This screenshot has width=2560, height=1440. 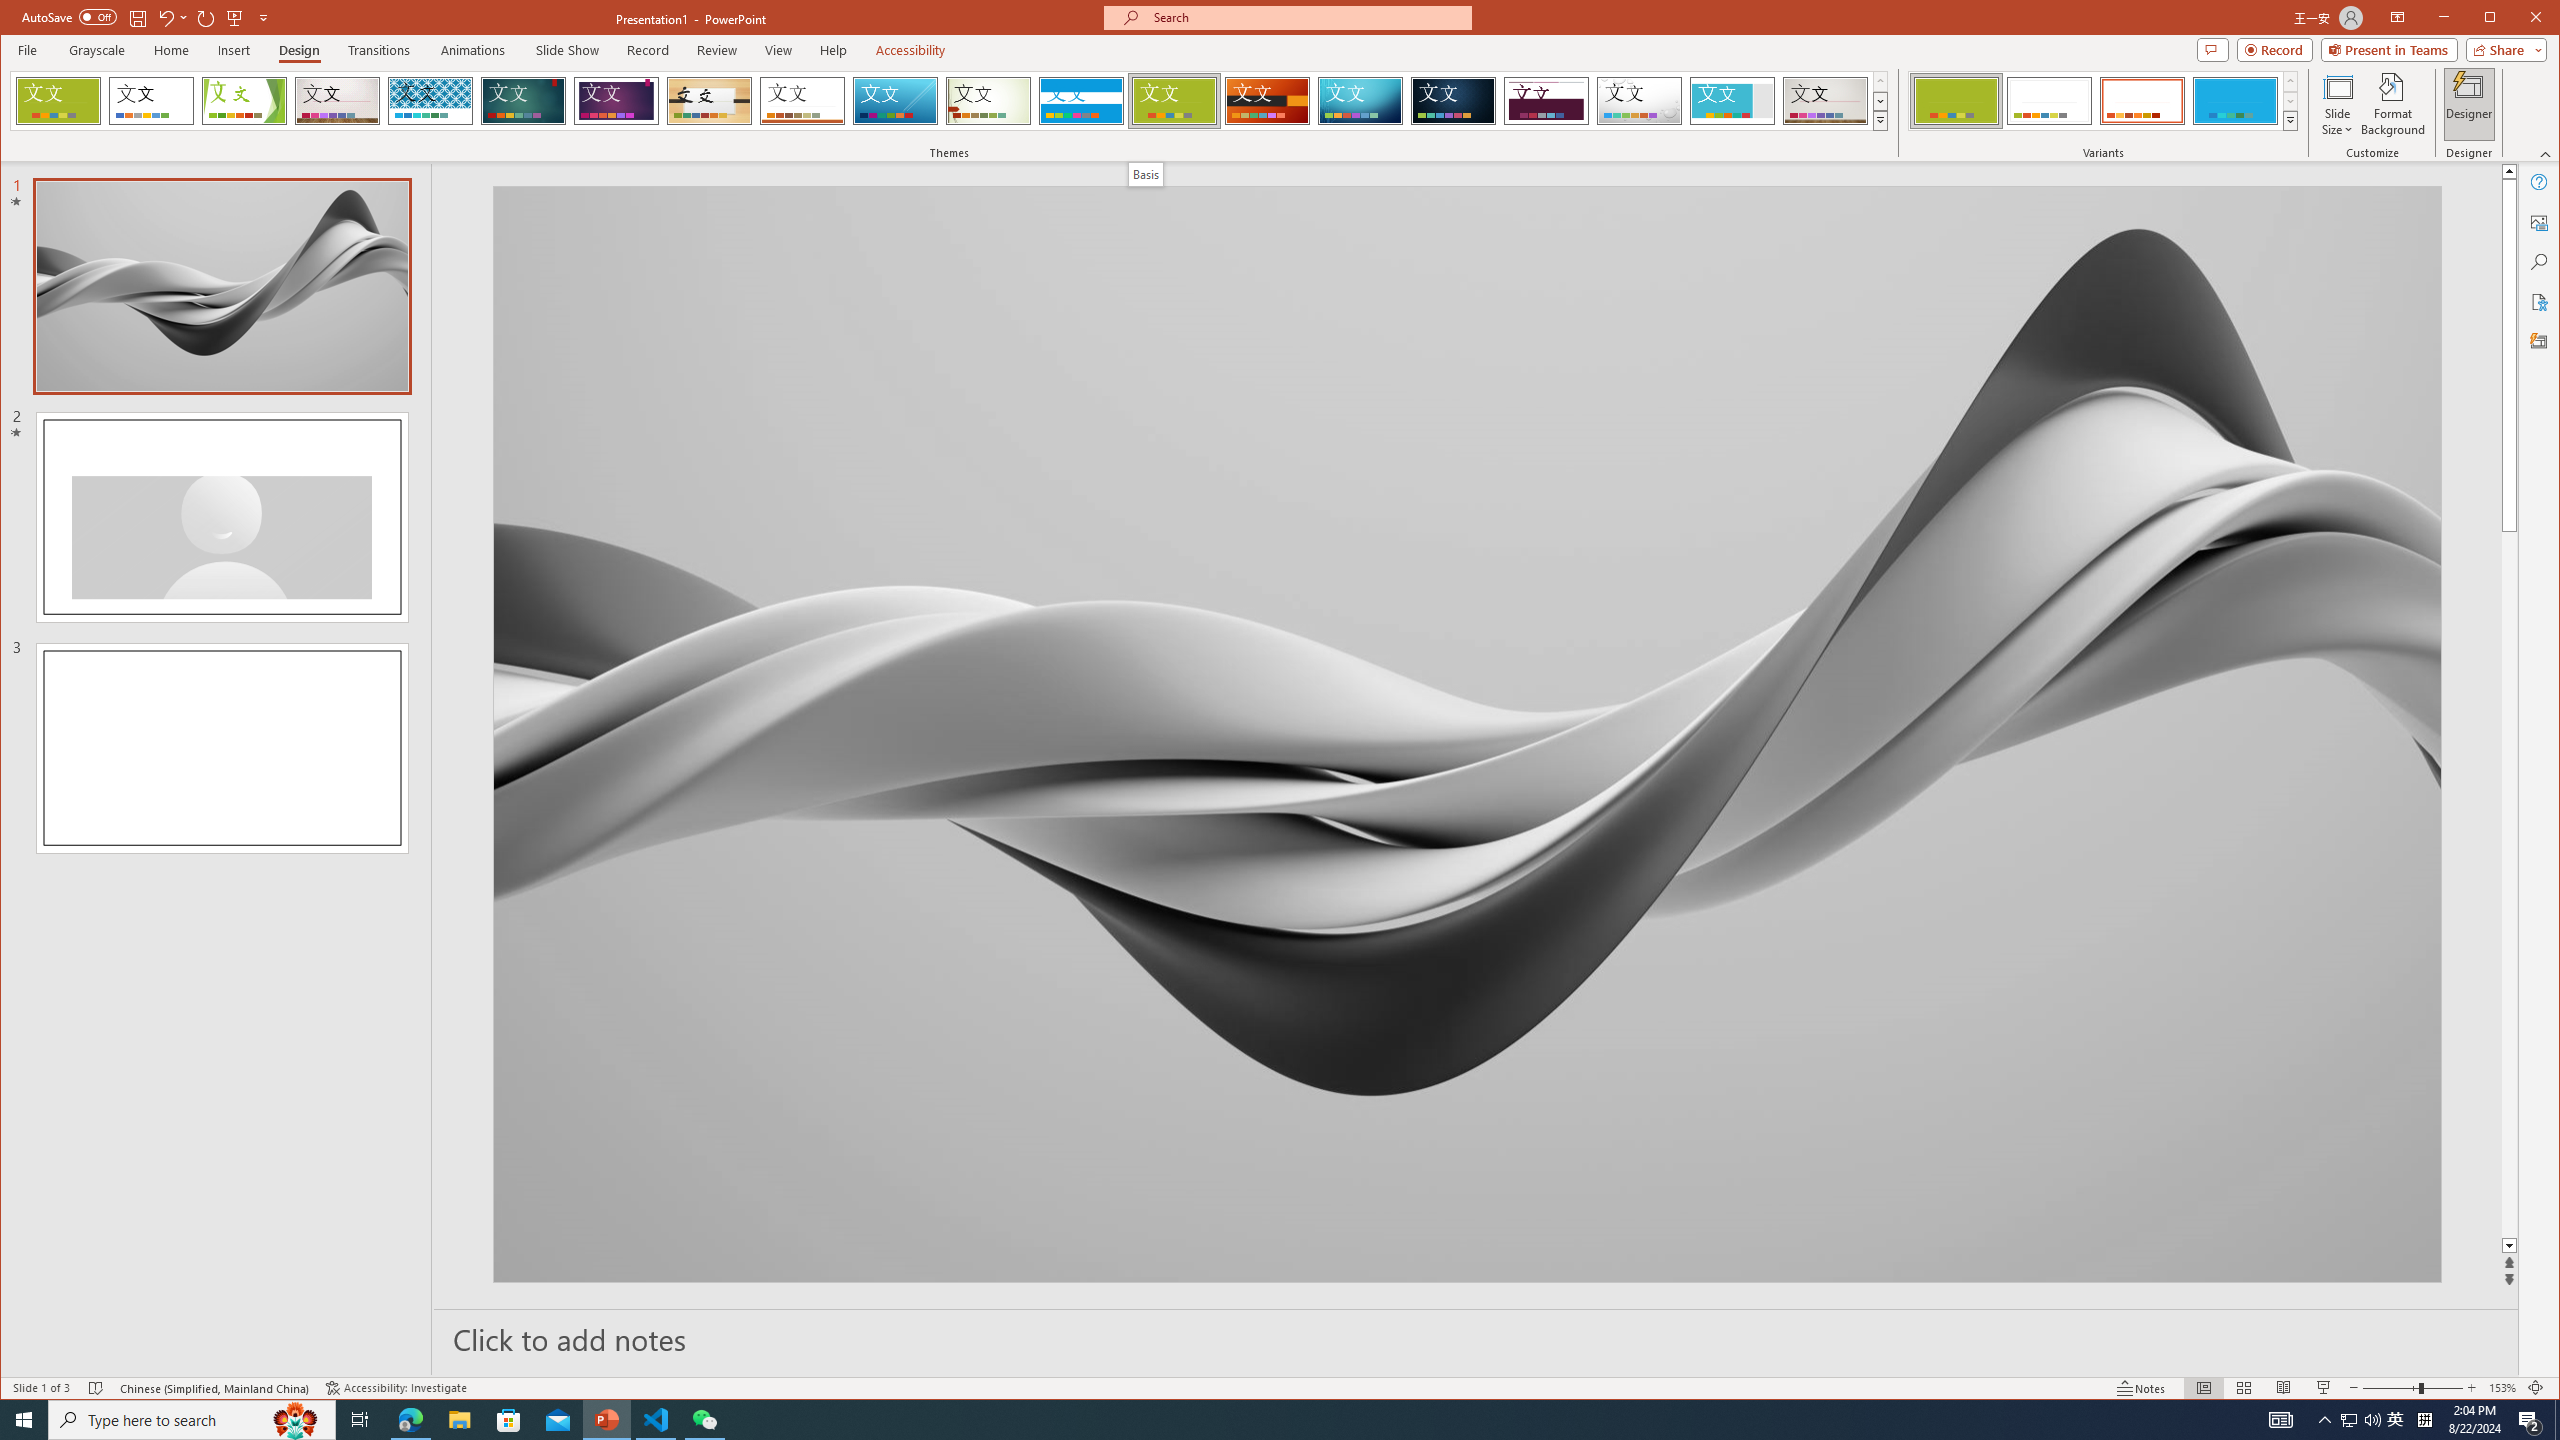 What do you see at coordinates (802, 100) in the screenshot?
I see `'Retrospect'` at bounding box center [802, 100].